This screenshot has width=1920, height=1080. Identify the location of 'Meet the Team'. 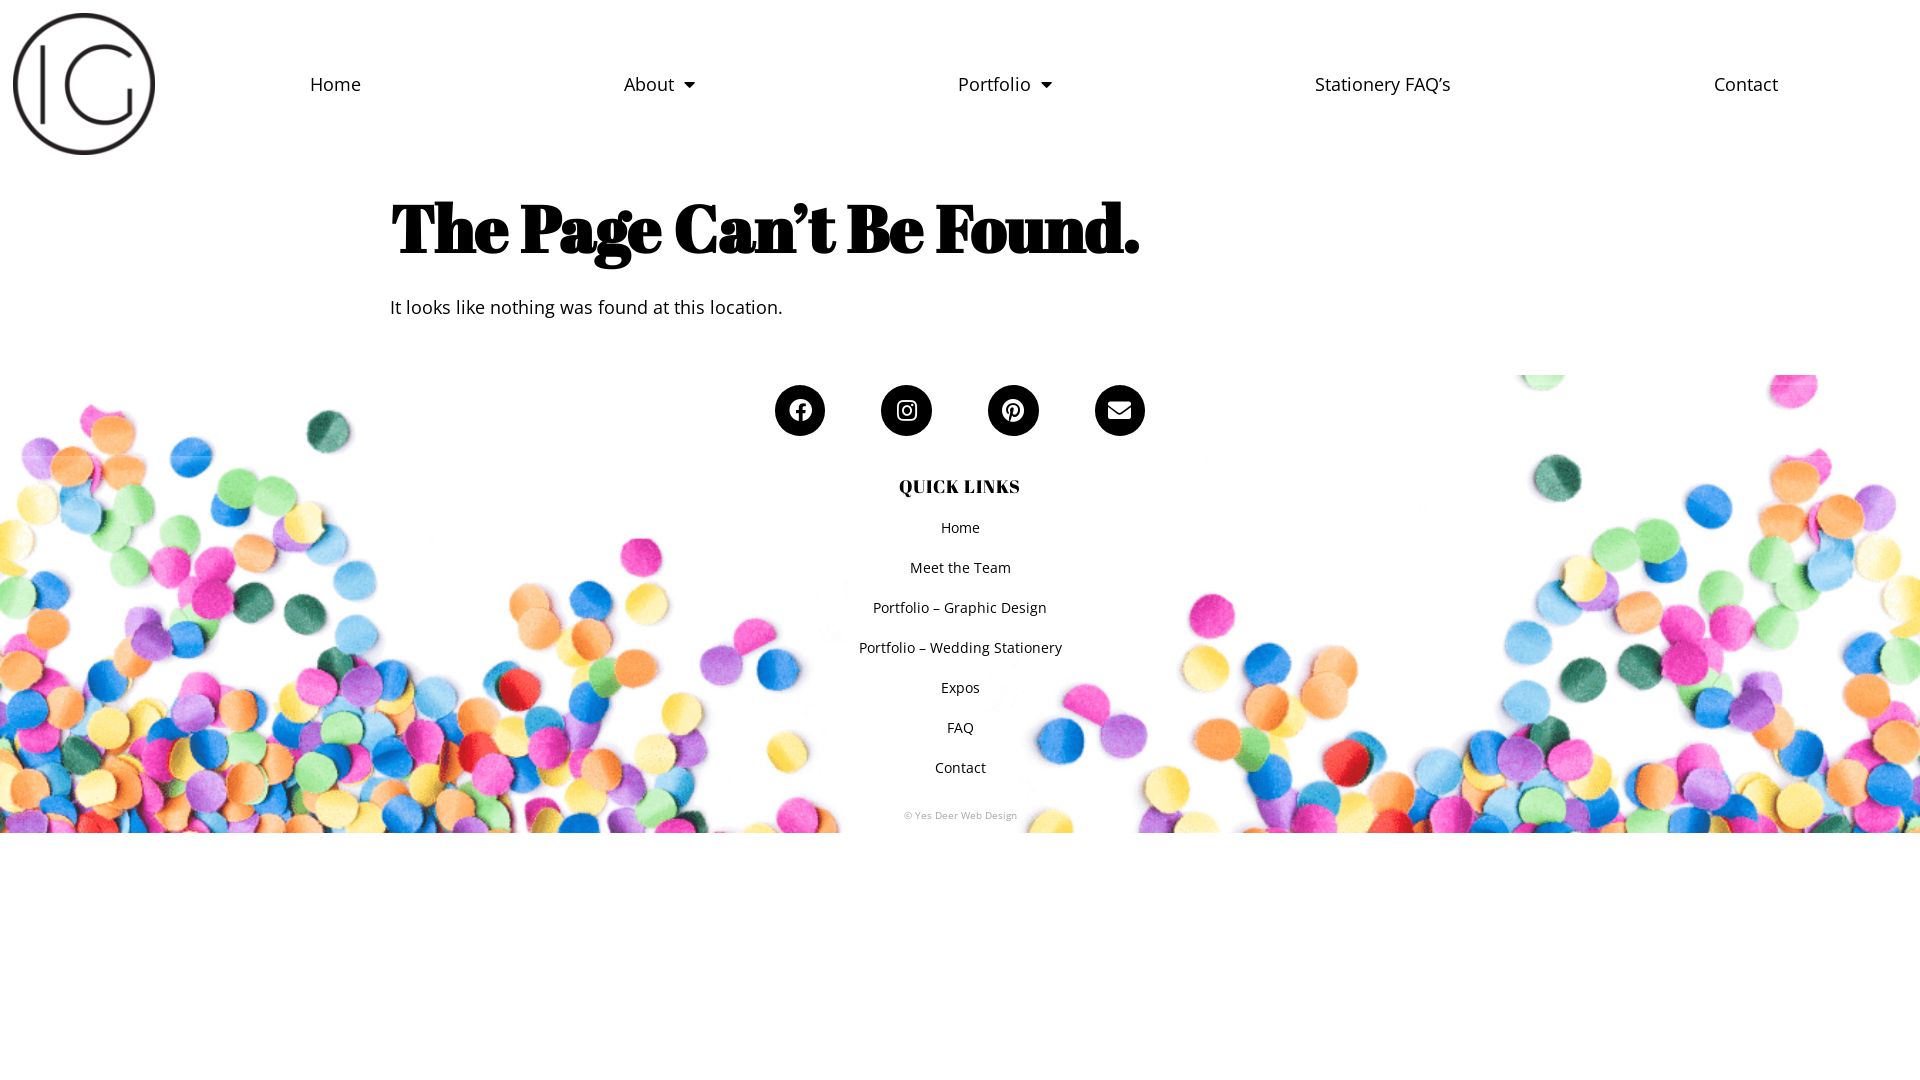
(960, 567).